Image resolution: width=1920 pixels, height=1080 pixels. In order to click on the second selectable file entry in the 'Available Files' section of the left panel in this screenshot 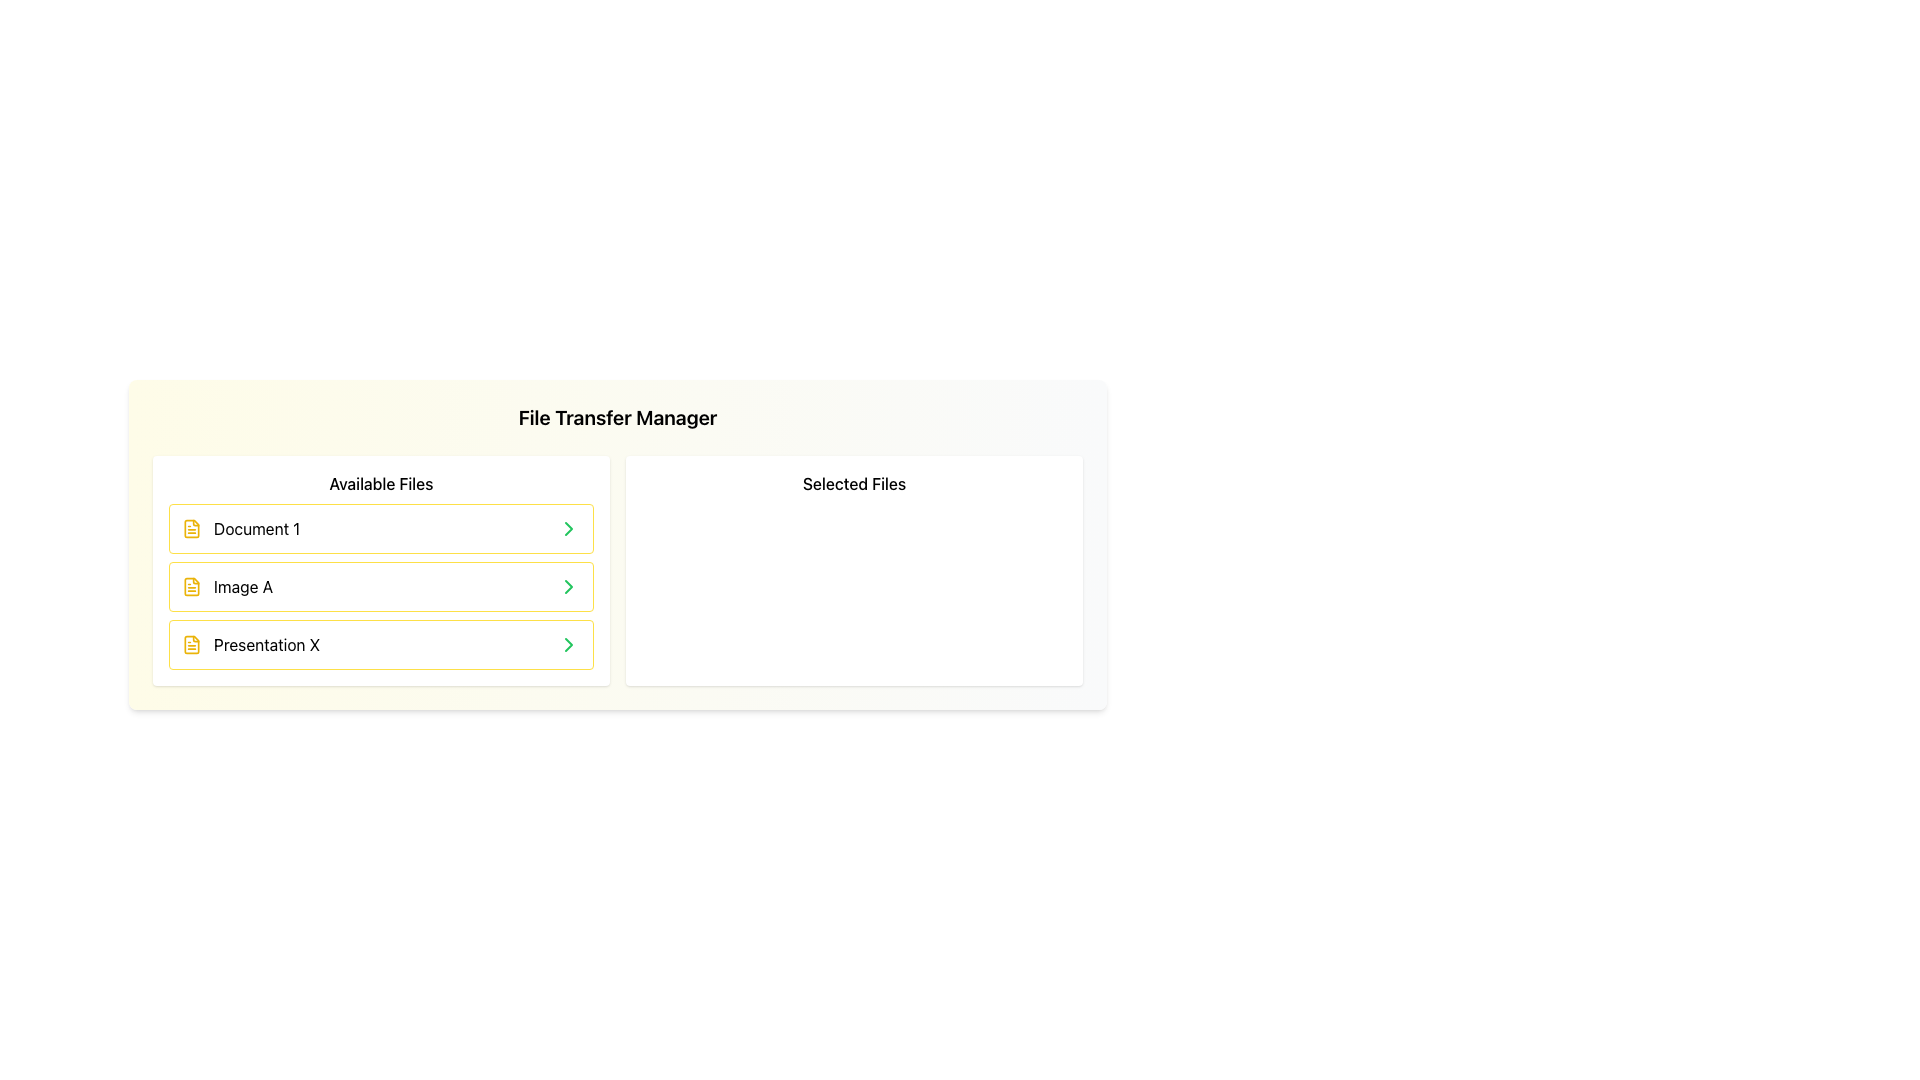, I will do `click(227, 585)`.